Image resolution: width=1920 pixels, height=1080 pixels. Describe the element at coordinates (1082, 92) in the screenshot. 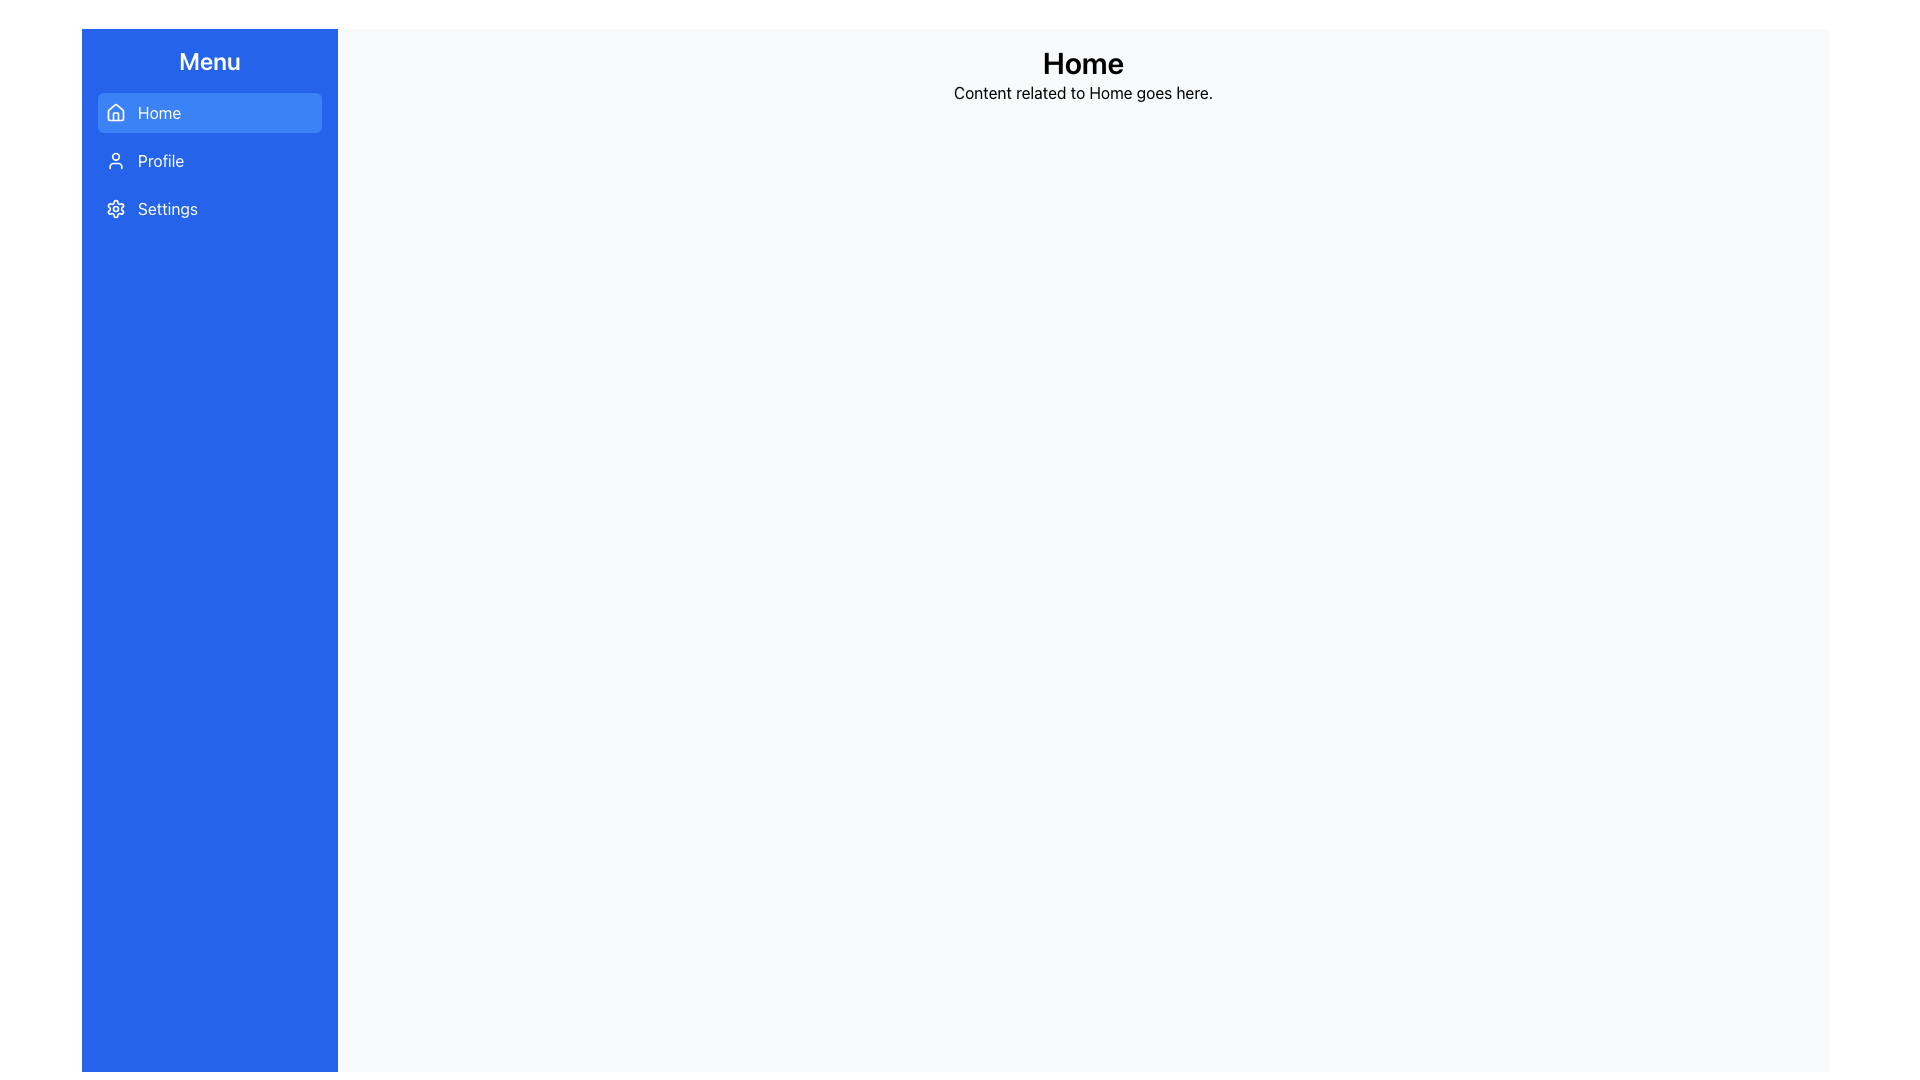

I see `the text element that reads 'Content related to Home goes here.' which is located directly below the 'Home' title text` at that location.